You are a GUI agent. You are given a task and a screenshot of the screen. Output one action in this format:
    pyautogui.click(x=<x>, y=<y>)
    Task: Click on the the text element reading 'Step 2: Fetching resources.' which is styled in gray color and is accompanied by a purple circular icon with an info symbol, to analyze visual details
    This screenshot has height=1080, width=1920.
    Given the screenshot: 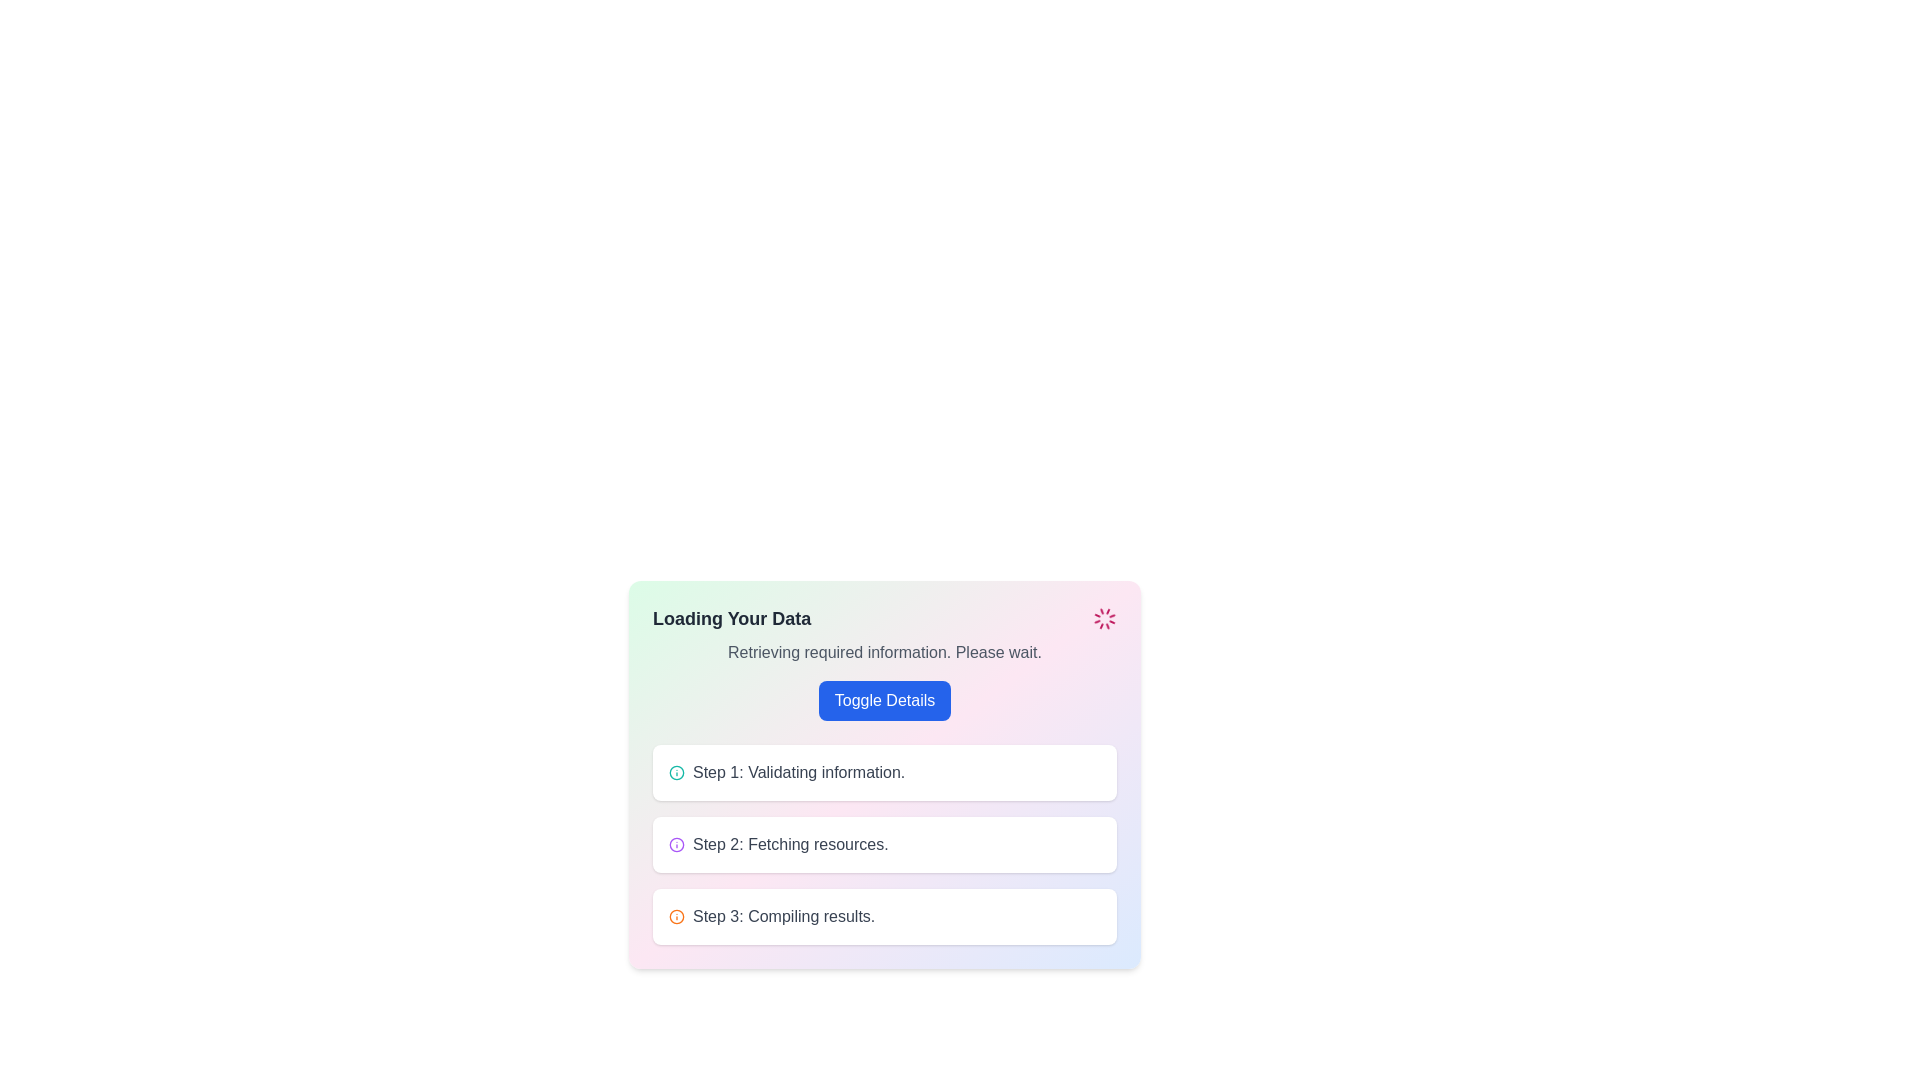 What is the action you would take?
    pyautogui.click(x=883, y=844)
    